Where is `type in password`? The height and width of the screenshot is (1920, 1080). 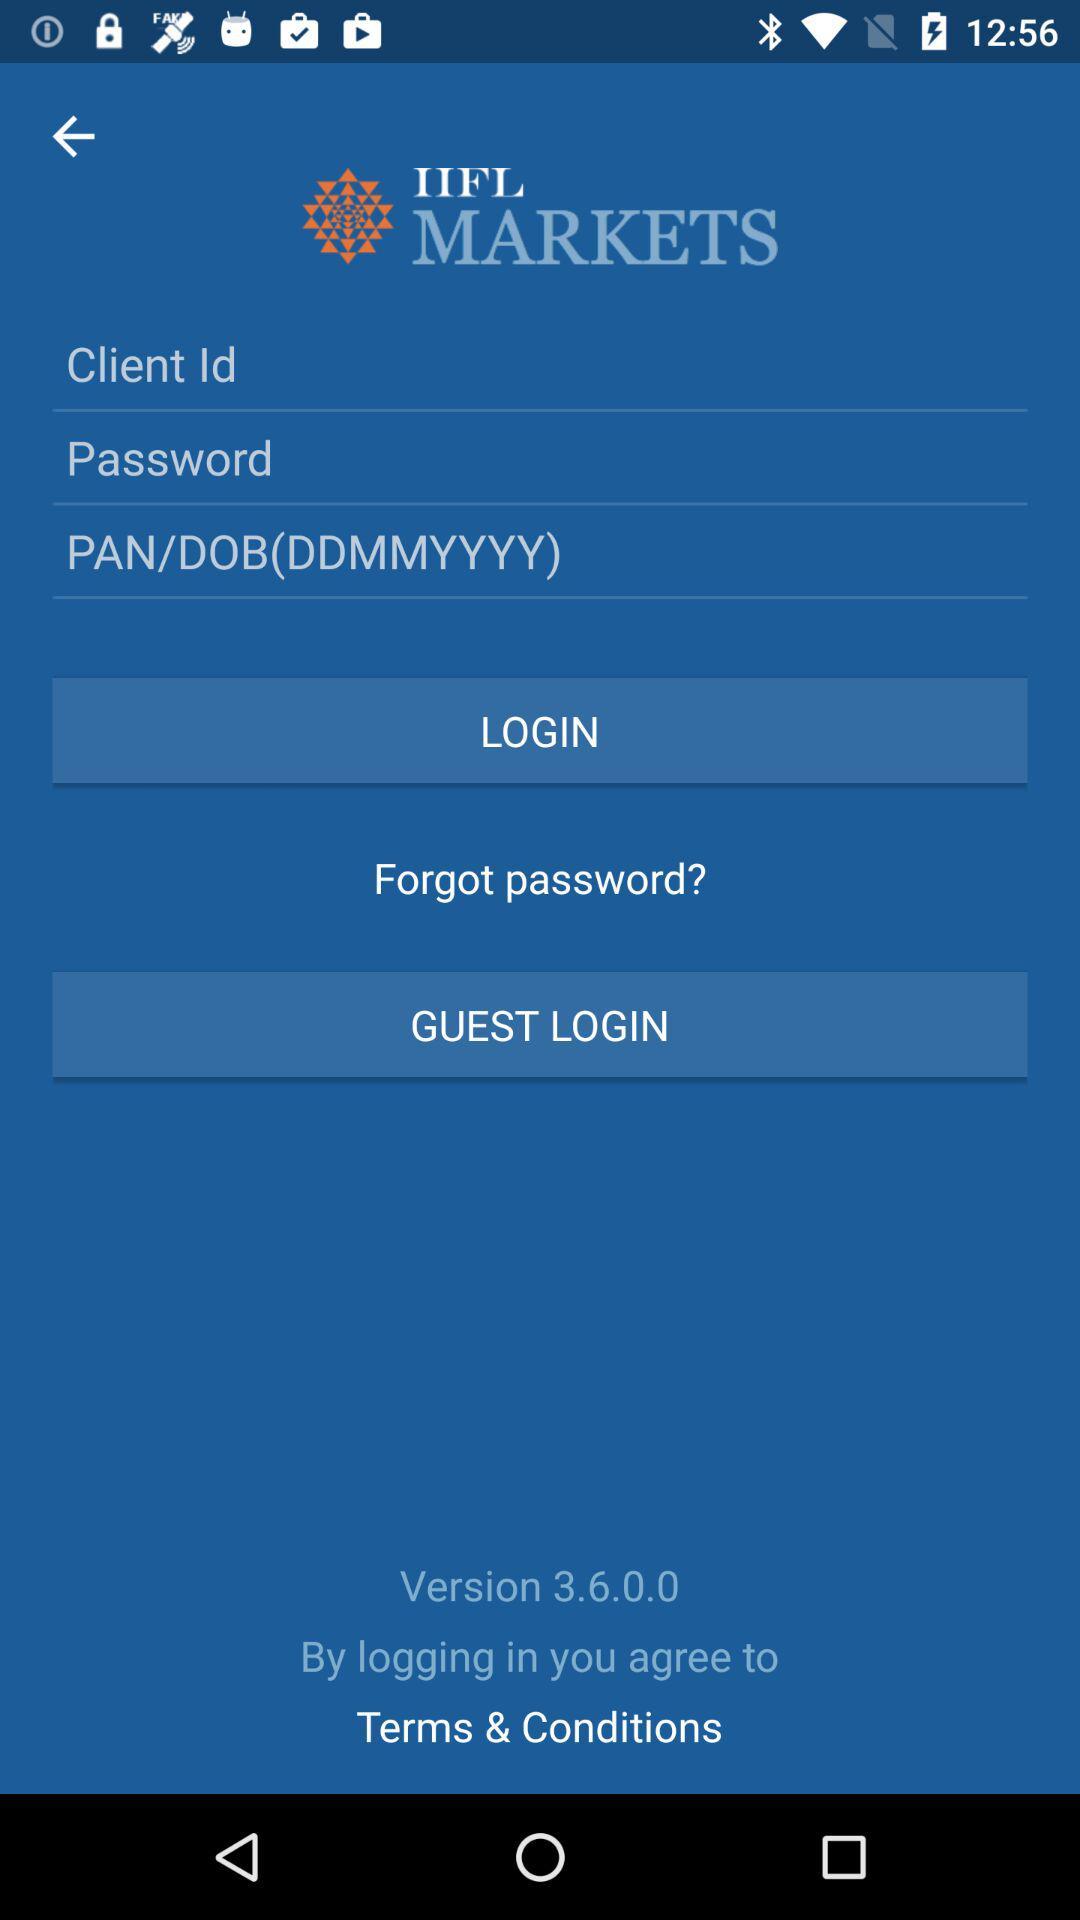
type in password is located at coordinates (540, 456).